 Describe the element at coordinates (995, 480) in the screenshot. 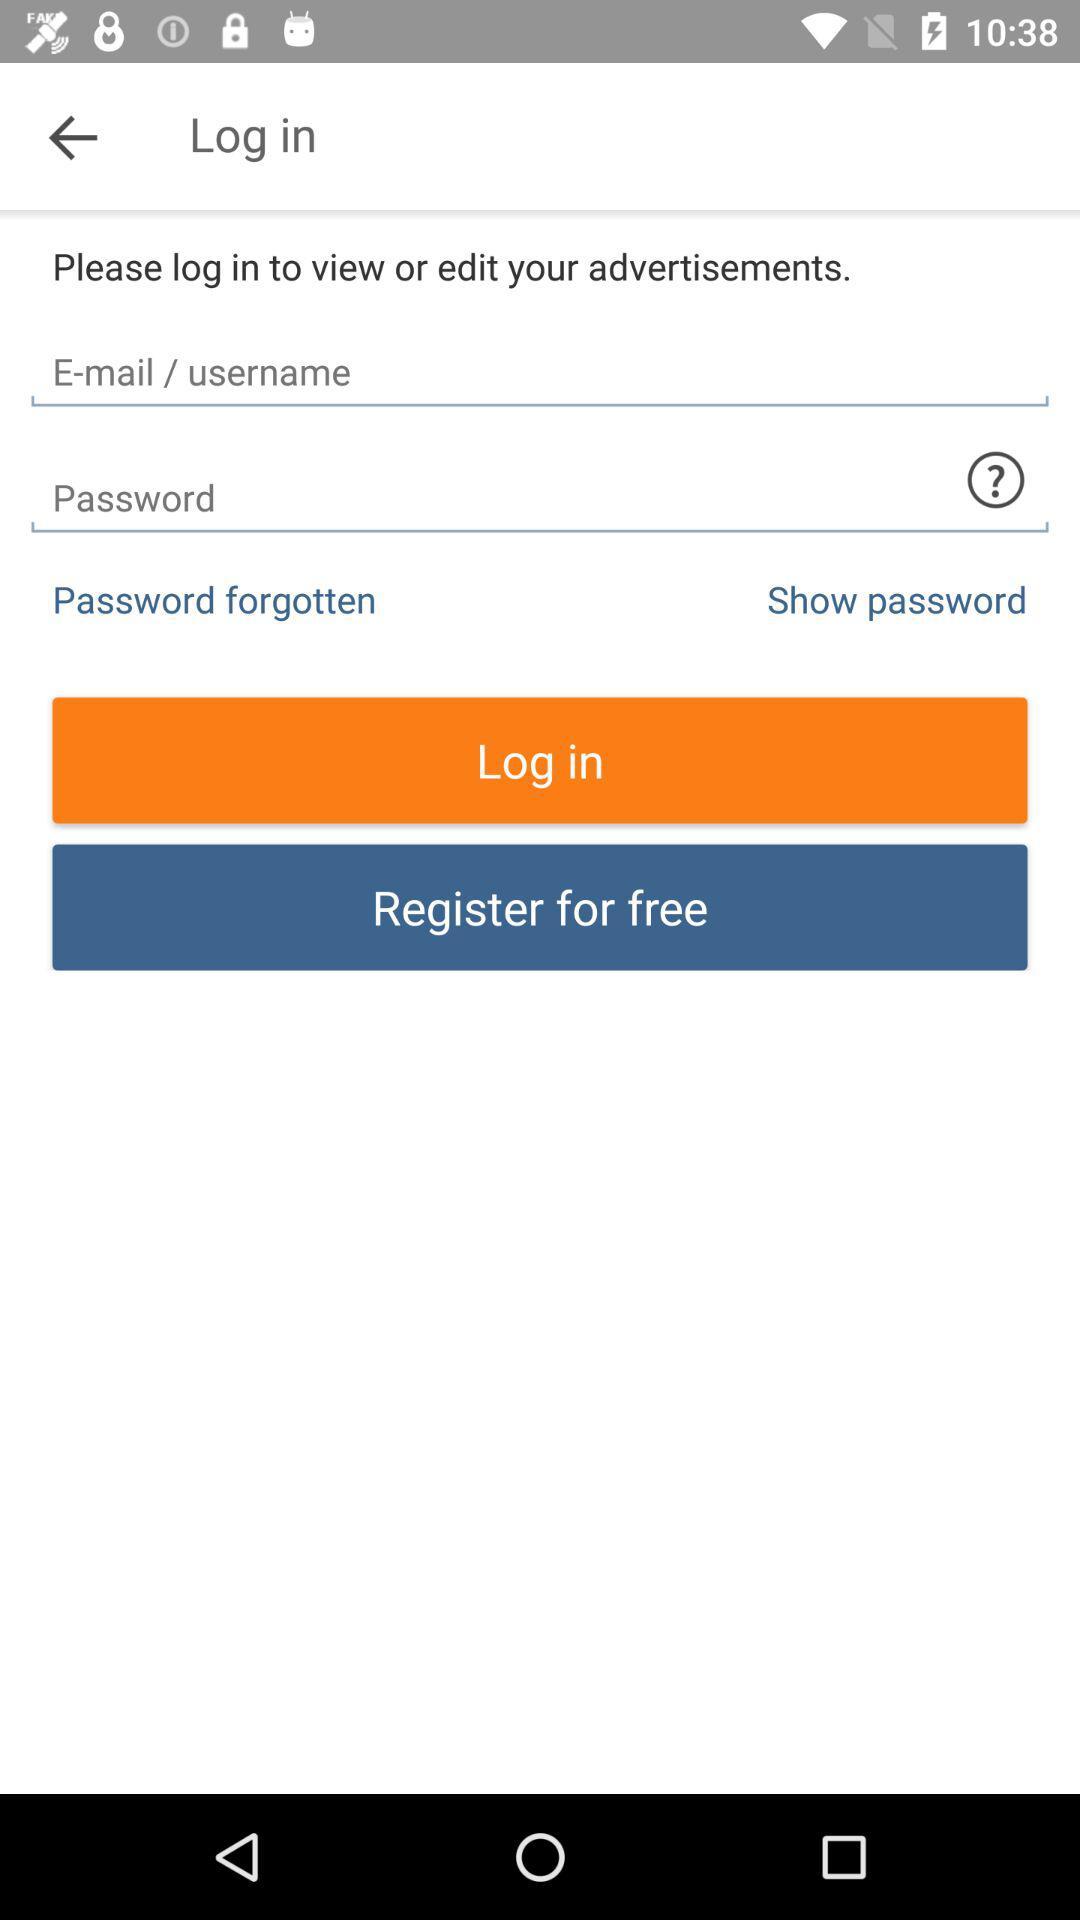

I see `the help icon` at that location.